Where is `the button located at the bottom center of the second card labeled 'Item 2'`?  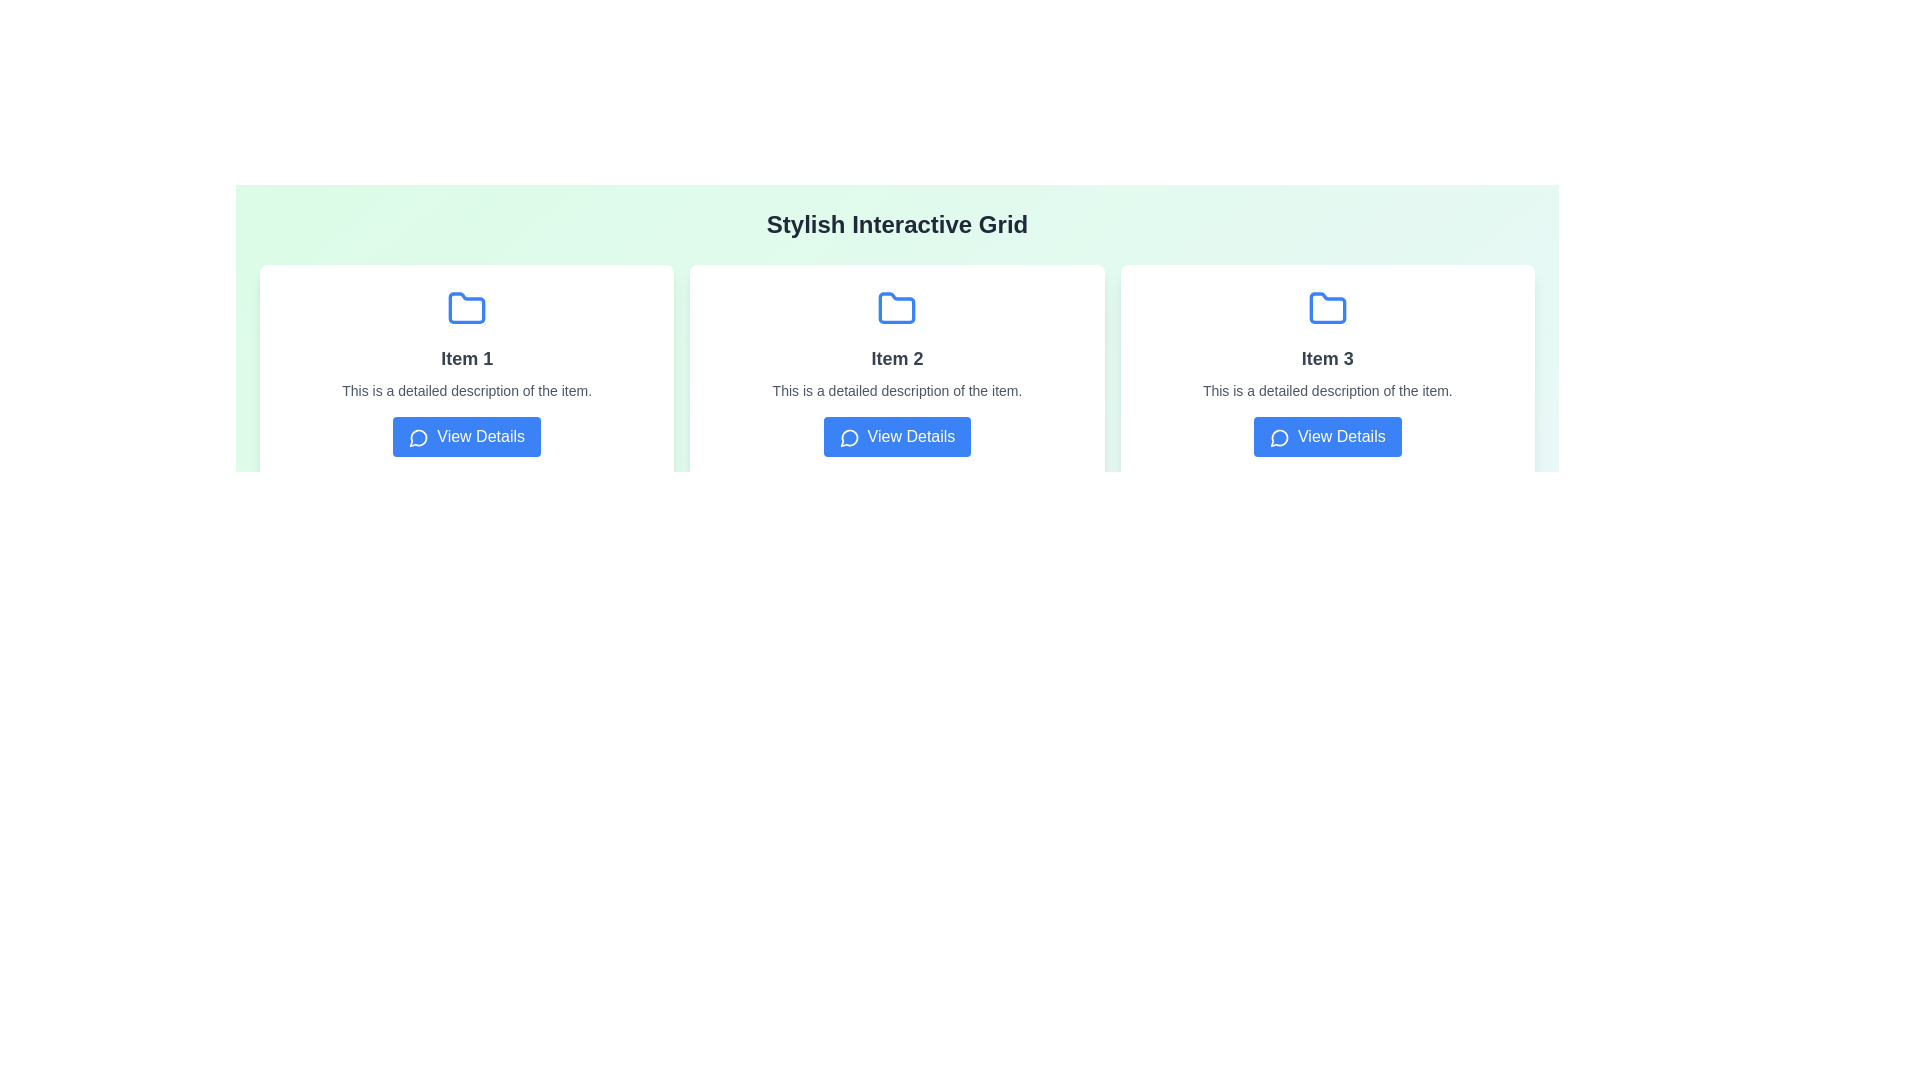 the button located at the bottom center of the second card labeled 'Item 2' is located at coordinates (896, 435).